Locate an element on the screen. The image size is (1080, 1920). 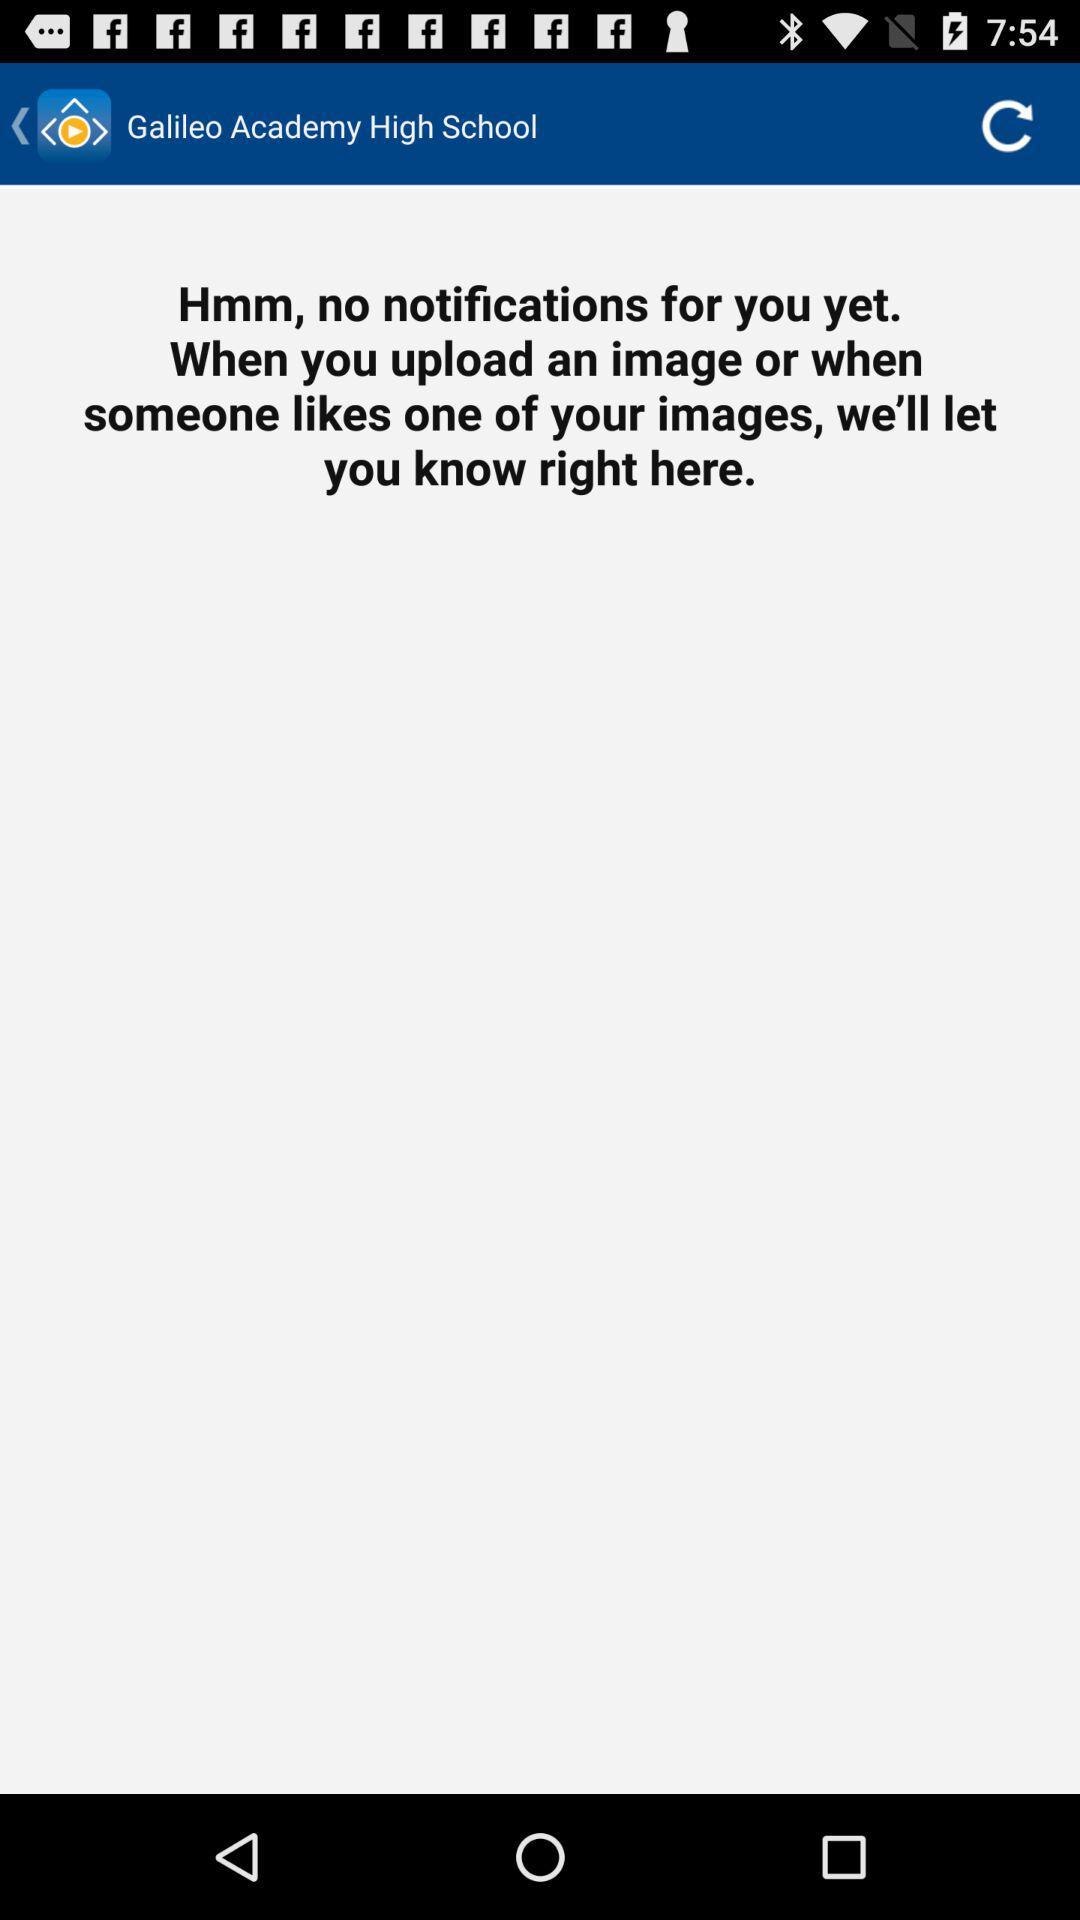
the icon to the right of galileo academy high is located at coordinates (1006, 124).